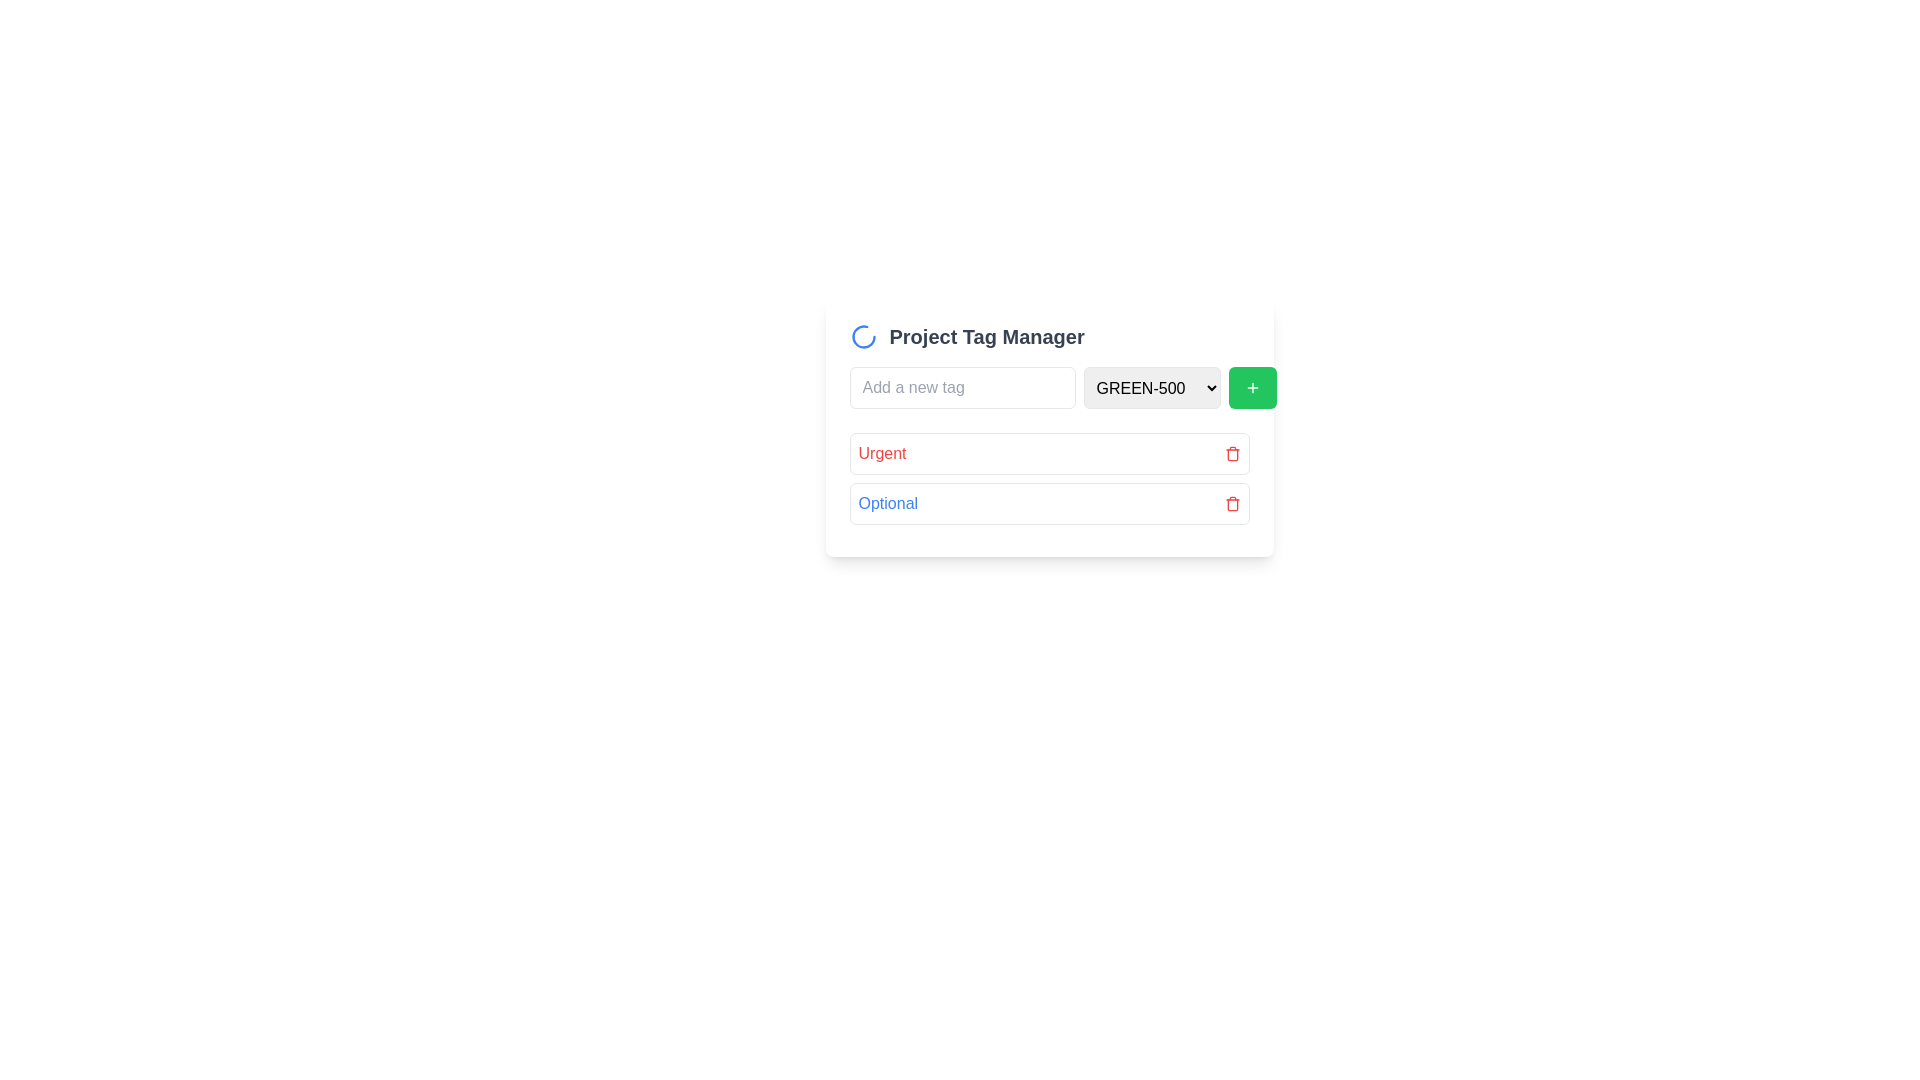 The image size is (1920, 1080). What do you see at coordinates (887, 503) in the screenshot?
I see `the 'Optional' text label element, which indicates that the associated item is not mandatory and is positioned below the 'Urgent' text and to the left of a red delete icon` at bounding box center [887, 503].